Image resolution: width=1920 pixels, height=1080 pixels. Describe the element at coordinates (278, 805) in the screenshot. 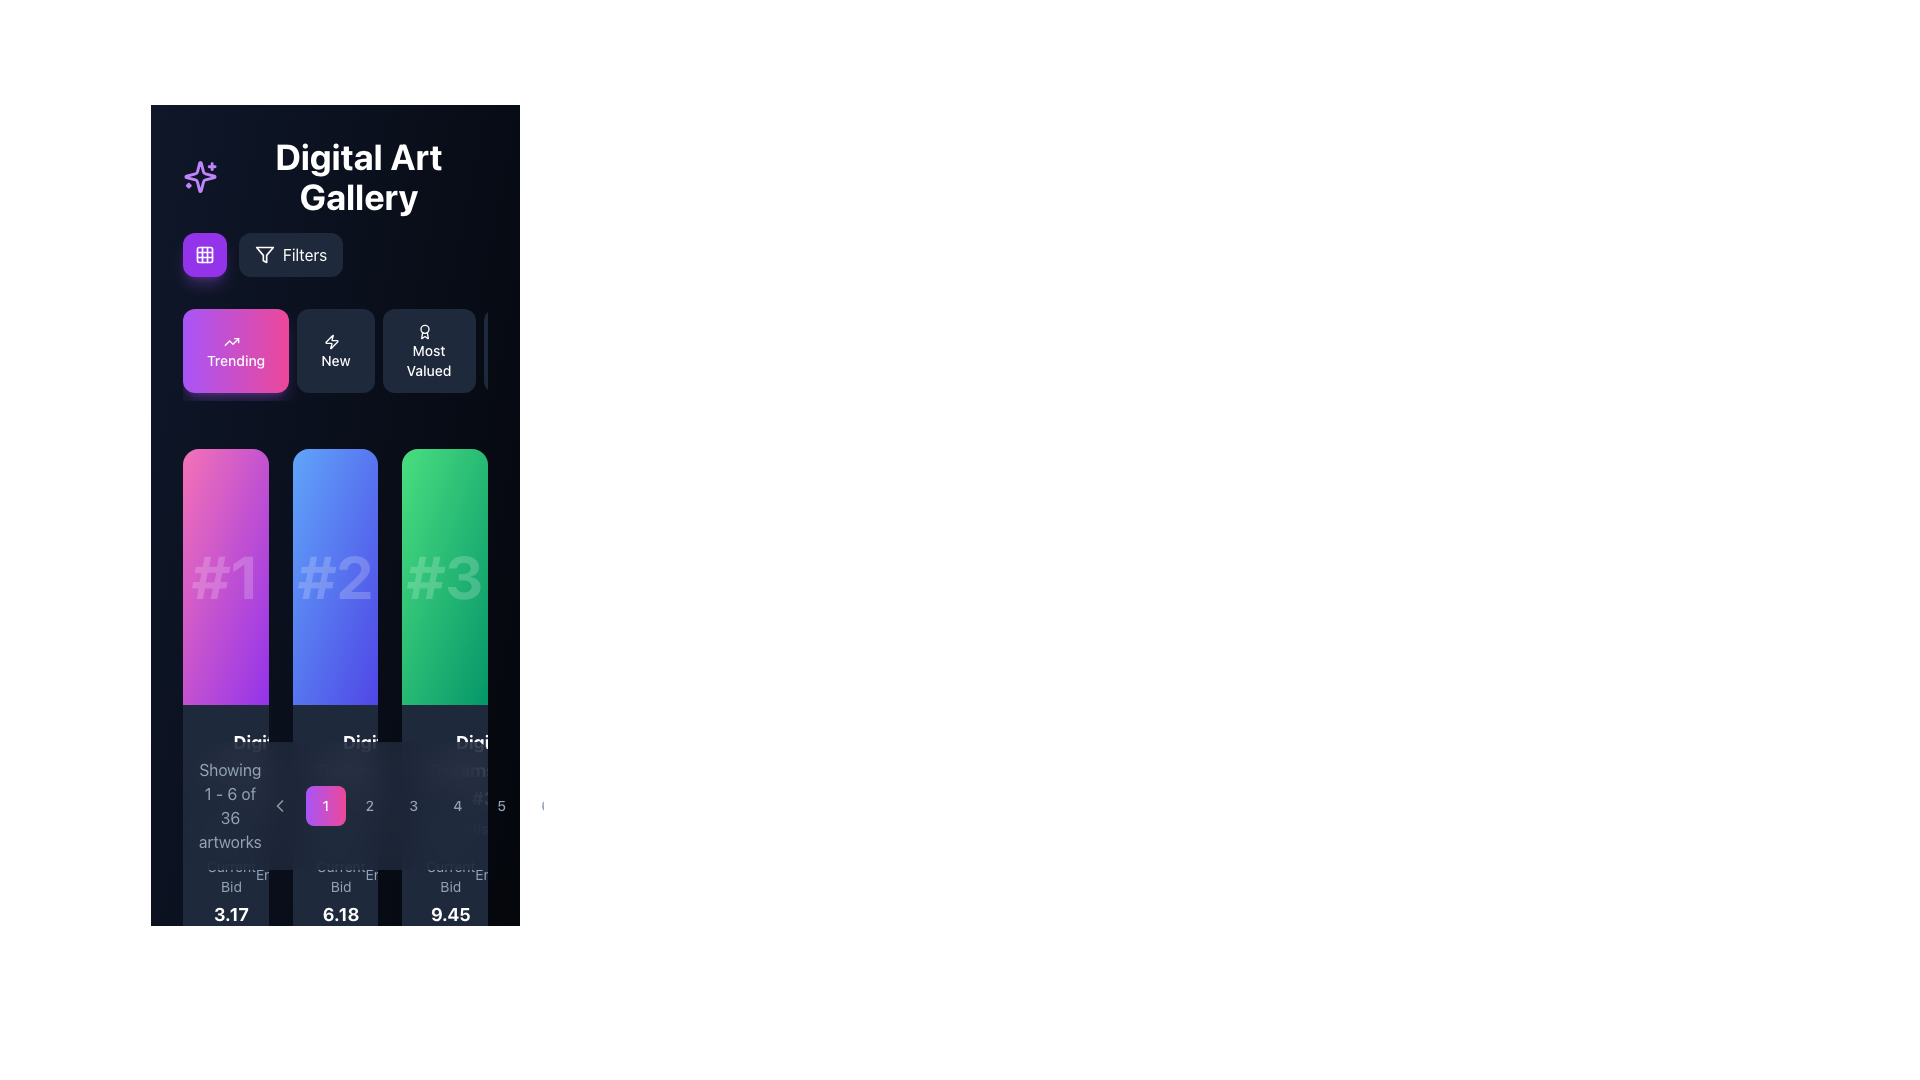

I see `the left-pointing arrow button styled as an SVG graphic in the pagination control interface` at that location.